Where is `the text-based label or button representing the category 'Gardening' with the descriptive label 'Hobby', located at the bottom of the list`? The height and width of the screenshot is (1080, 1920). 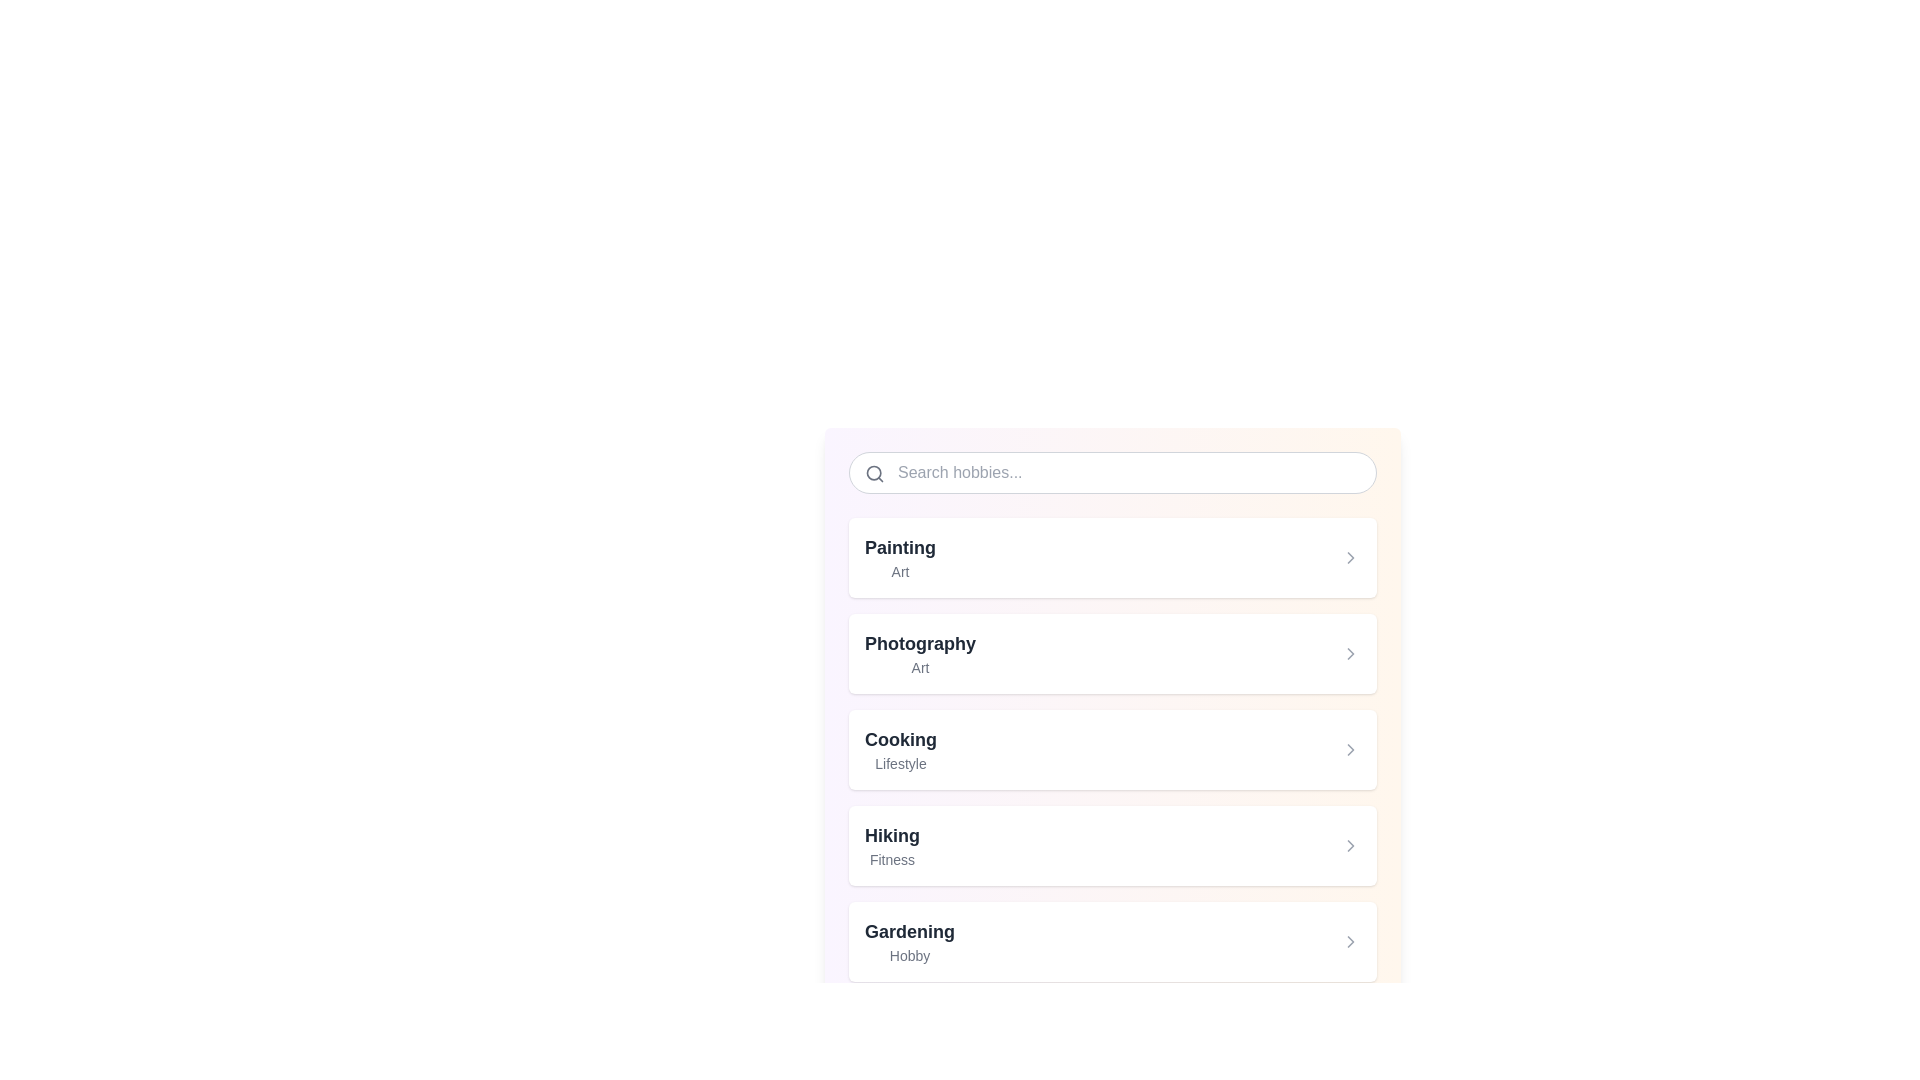
the text-based label or button representing the category 'Gardening' with the descriptive label 'Hobby', located at the bottom of the list is located at coordinates (909, 941).